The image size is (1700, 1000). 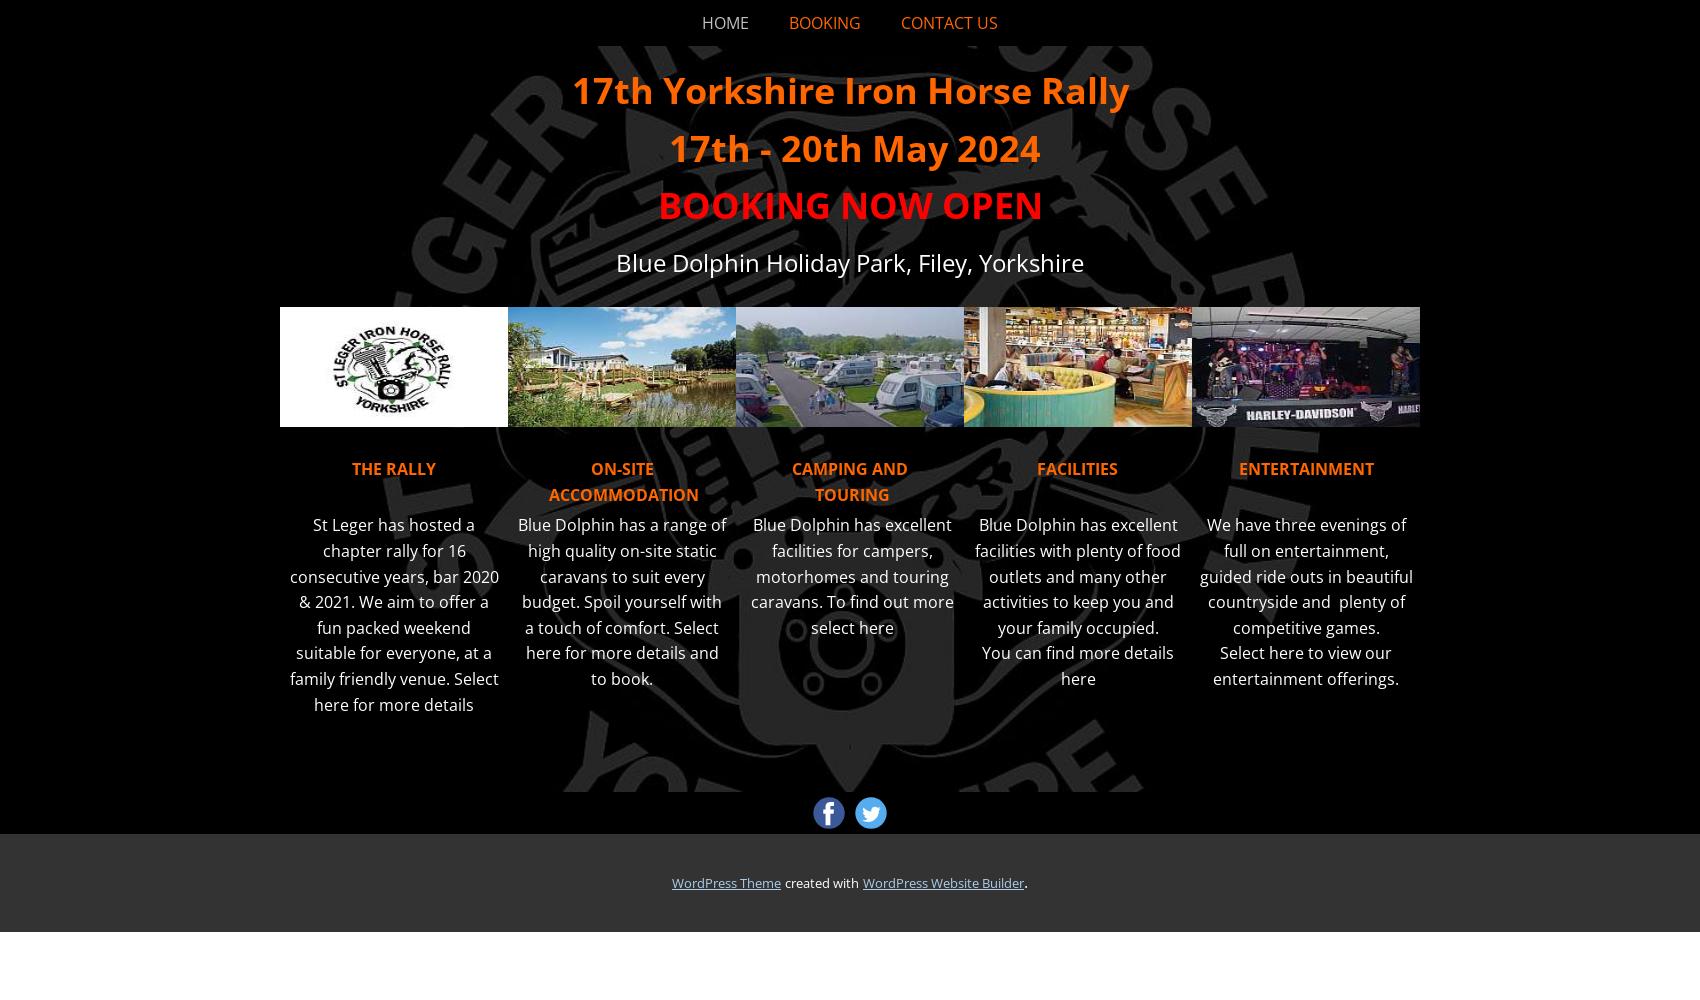 I want to click on 'ON-SITE', so click(x=589, y=468).